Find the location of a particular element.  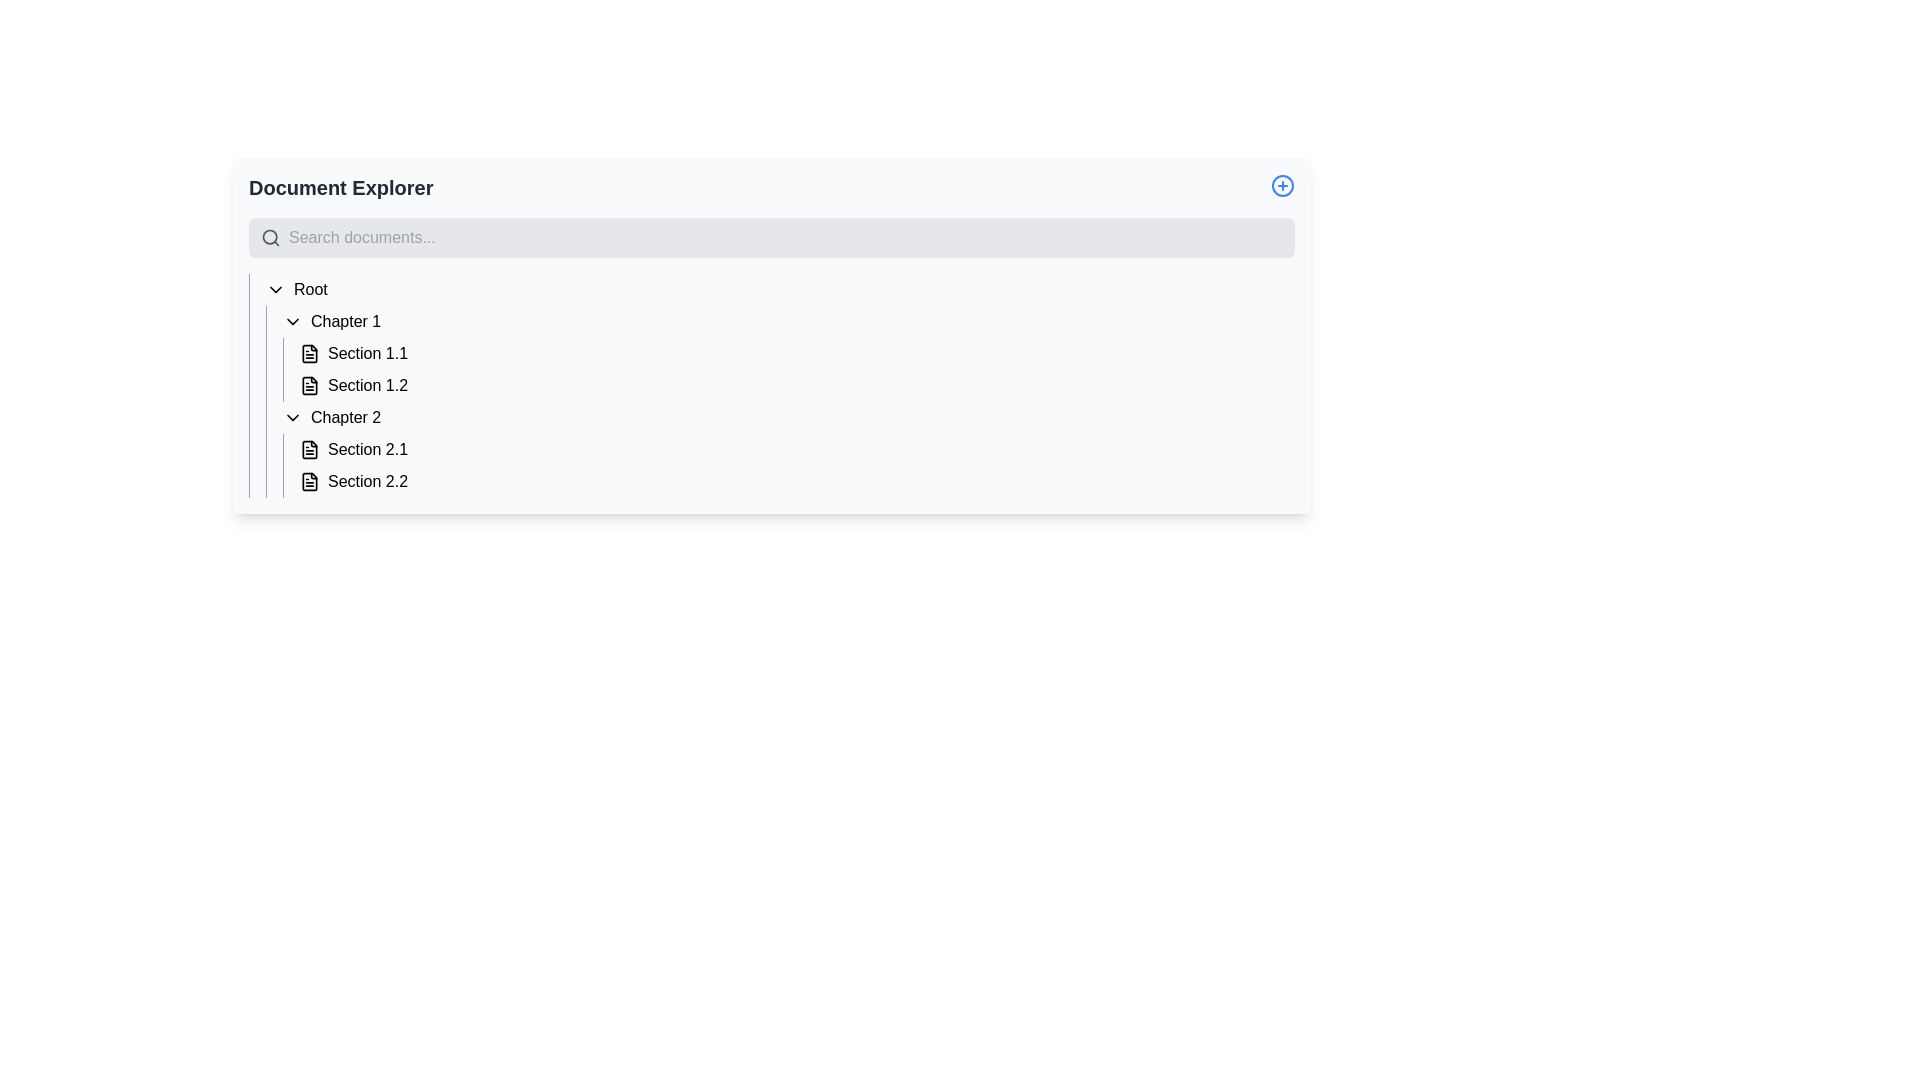

the text label displaying 'Section 2.2' is located at coordinates (368, 482).